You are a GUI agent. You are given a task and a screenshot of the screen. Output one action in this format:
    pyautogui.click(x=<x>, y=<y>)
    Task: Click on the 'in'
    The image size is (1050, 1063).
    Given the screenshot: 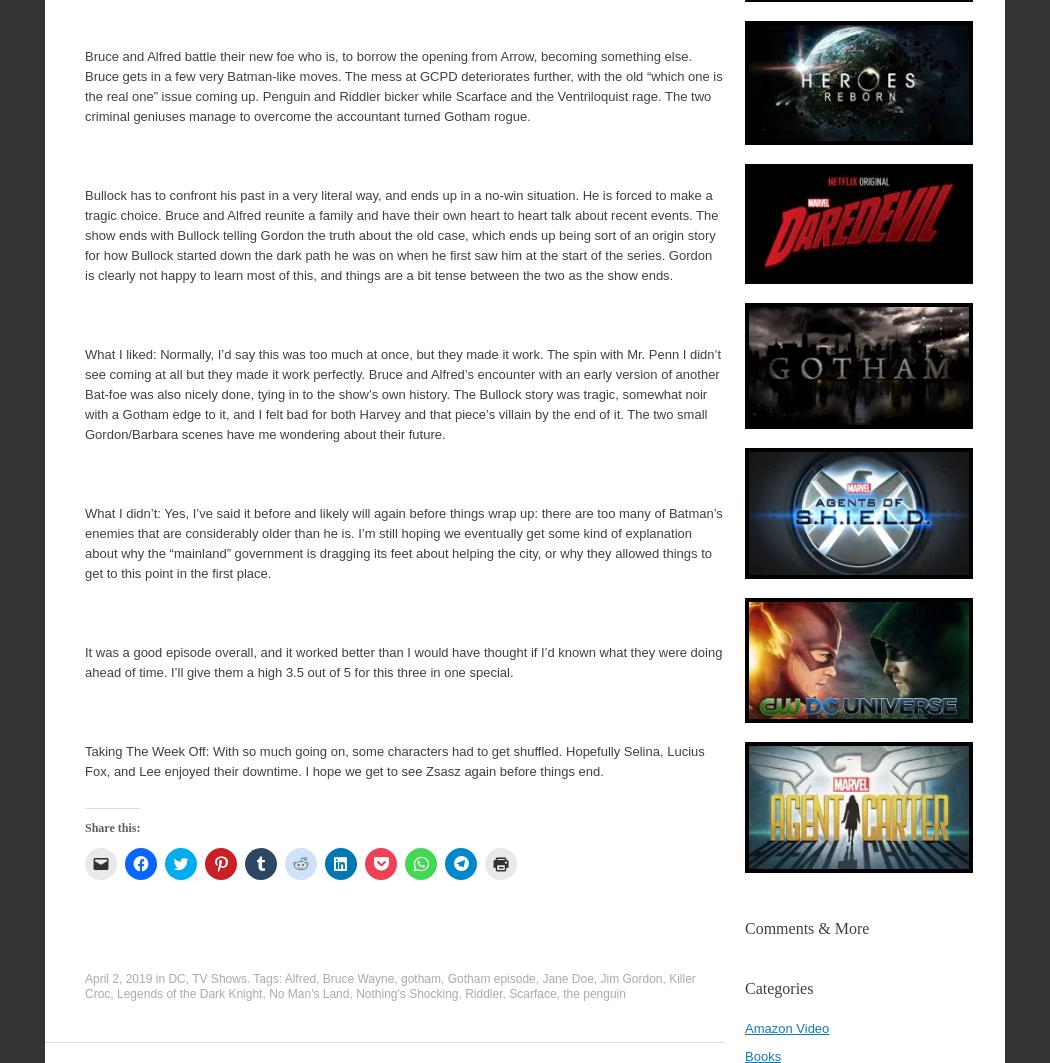 What is the action you would take?
    pyautogui.click(x=160, y=976)
    